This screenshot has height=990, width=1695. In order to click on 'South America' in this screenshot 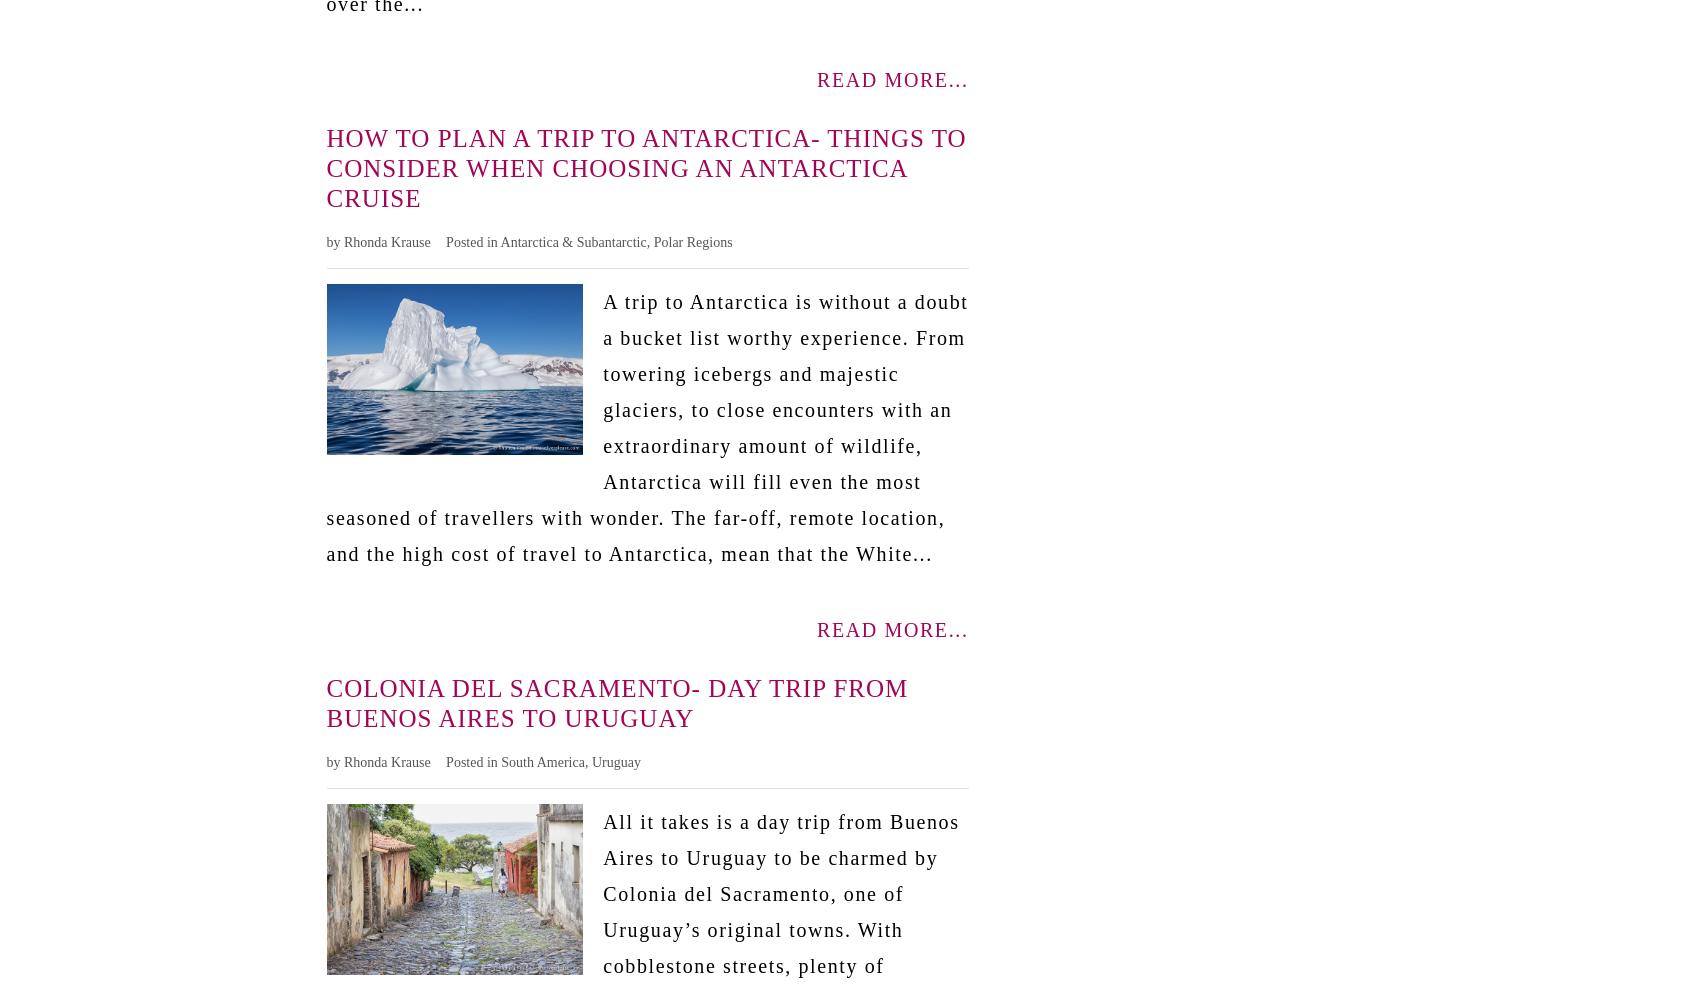, I will do `click(500, 761)`.